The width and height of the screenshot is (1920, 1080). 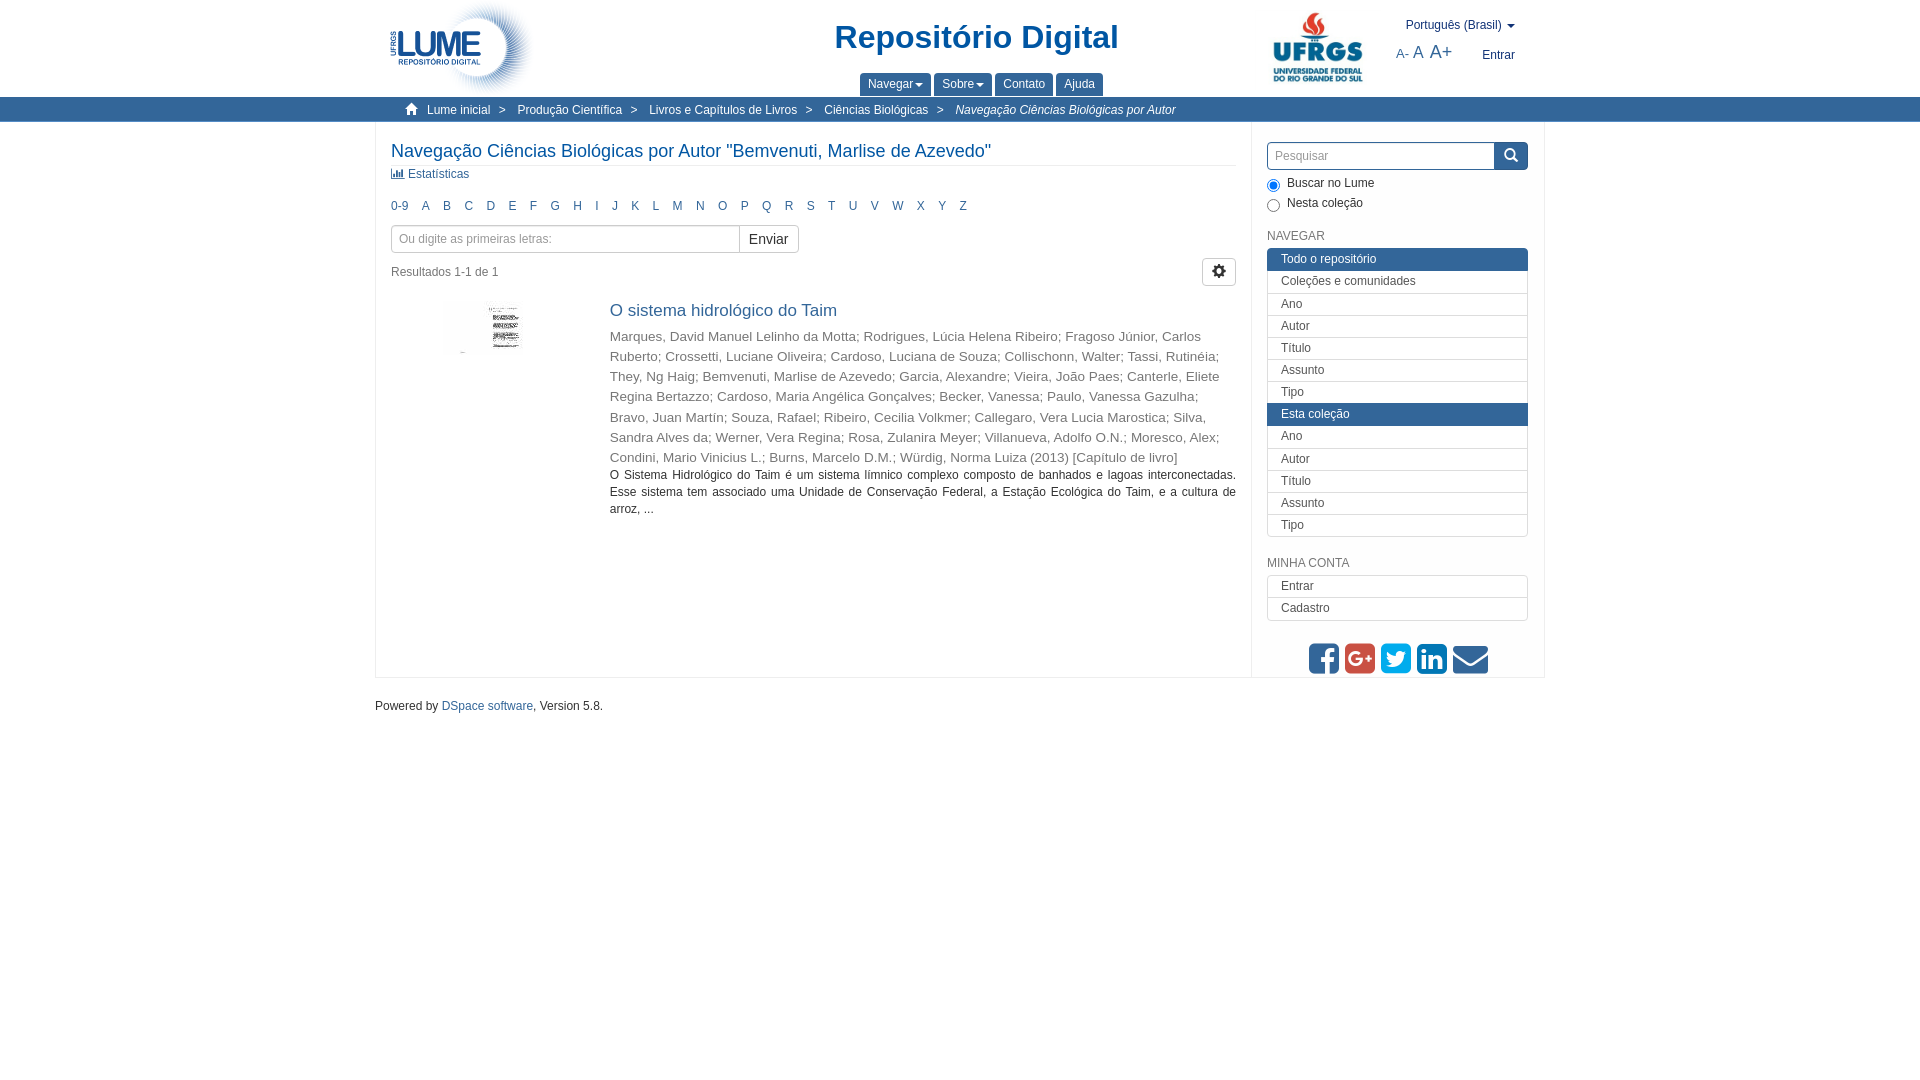 I want to click on 'W', so click(x=896, y=205).